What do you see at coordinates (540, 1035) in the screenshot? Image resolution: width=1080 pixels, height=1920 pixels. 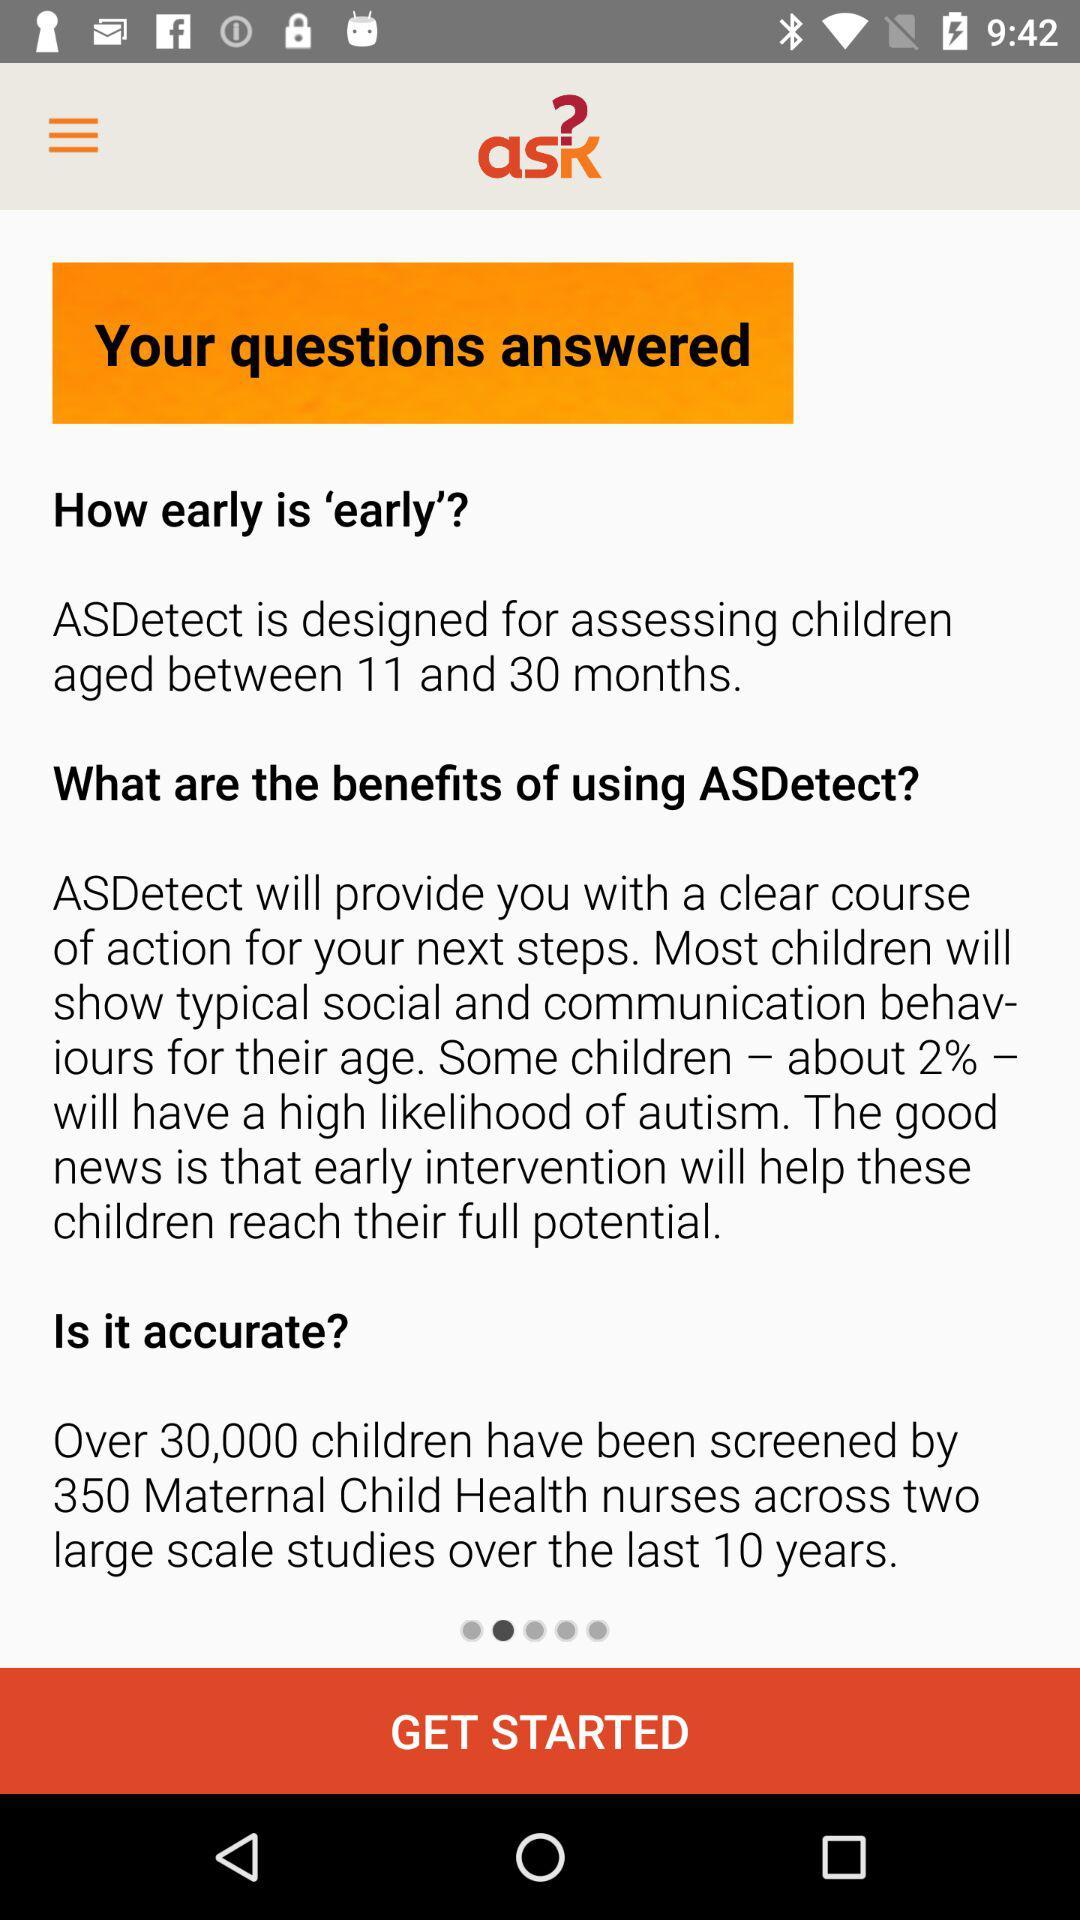 I see `icon at the center` at bounding box center [540, 1035].